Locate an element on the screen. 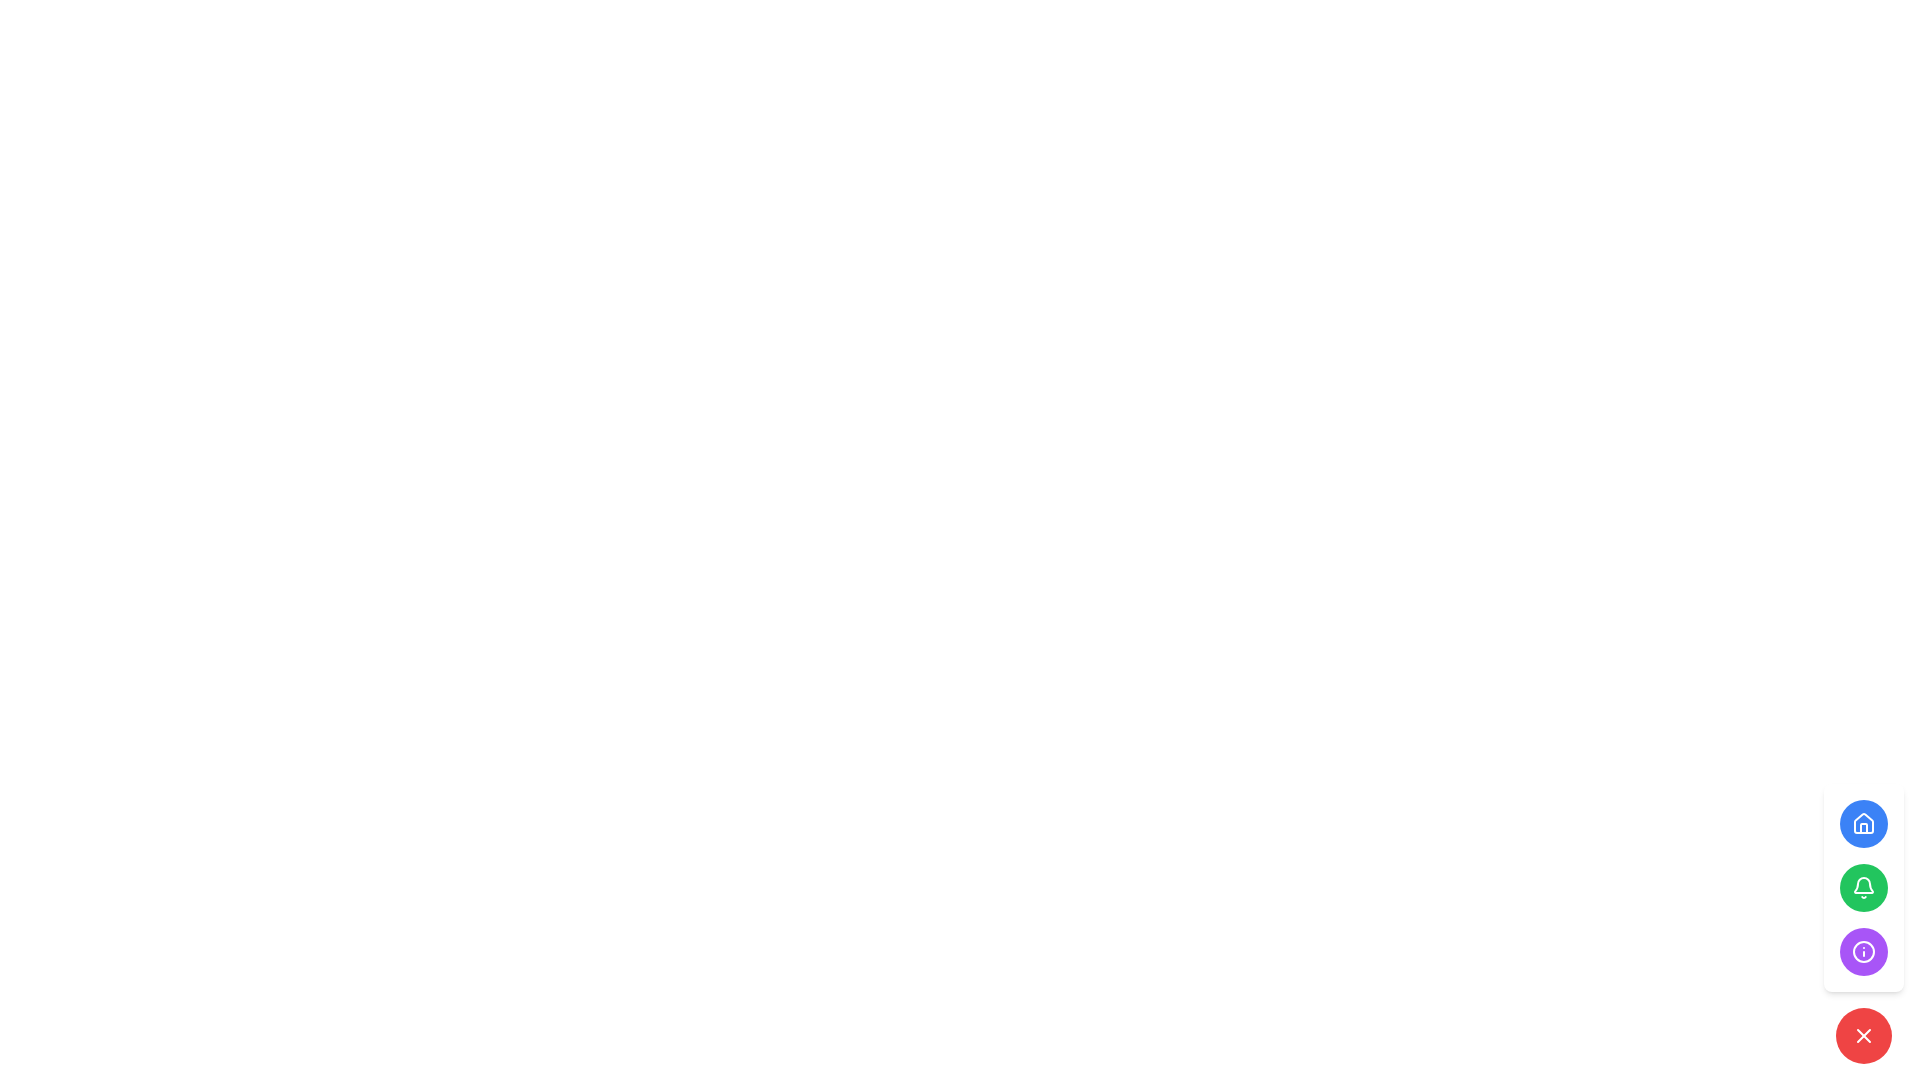 Image resolution: width=1920 pixels, height=1080 pixels. the central graphical 'Home' icon within the blue circular button located at the top of the vertically stacked buttons on the far-right side of the interface is located at coordinates (1862, 824).